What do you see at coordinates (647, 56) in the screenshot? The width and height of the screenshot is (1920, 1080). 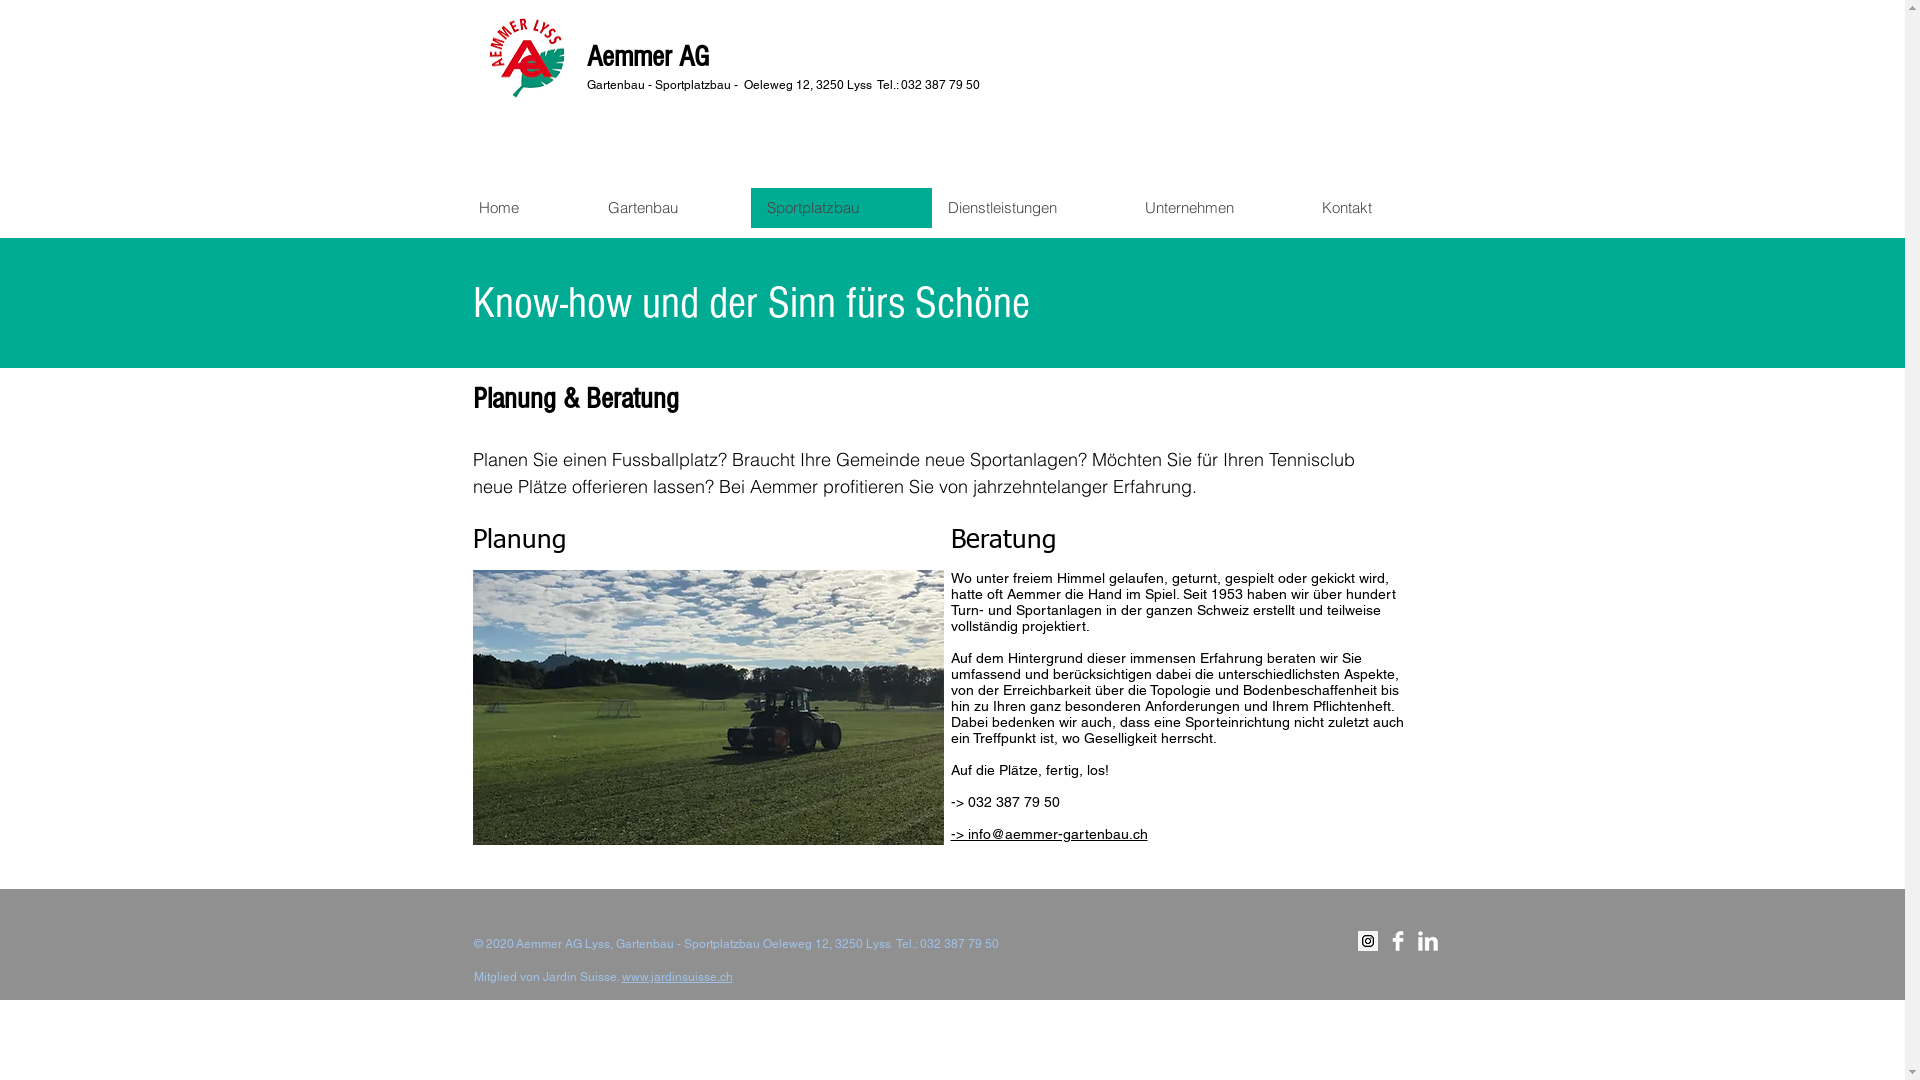 I see `'Aemmer AG'` at bounding box center [647, 56].